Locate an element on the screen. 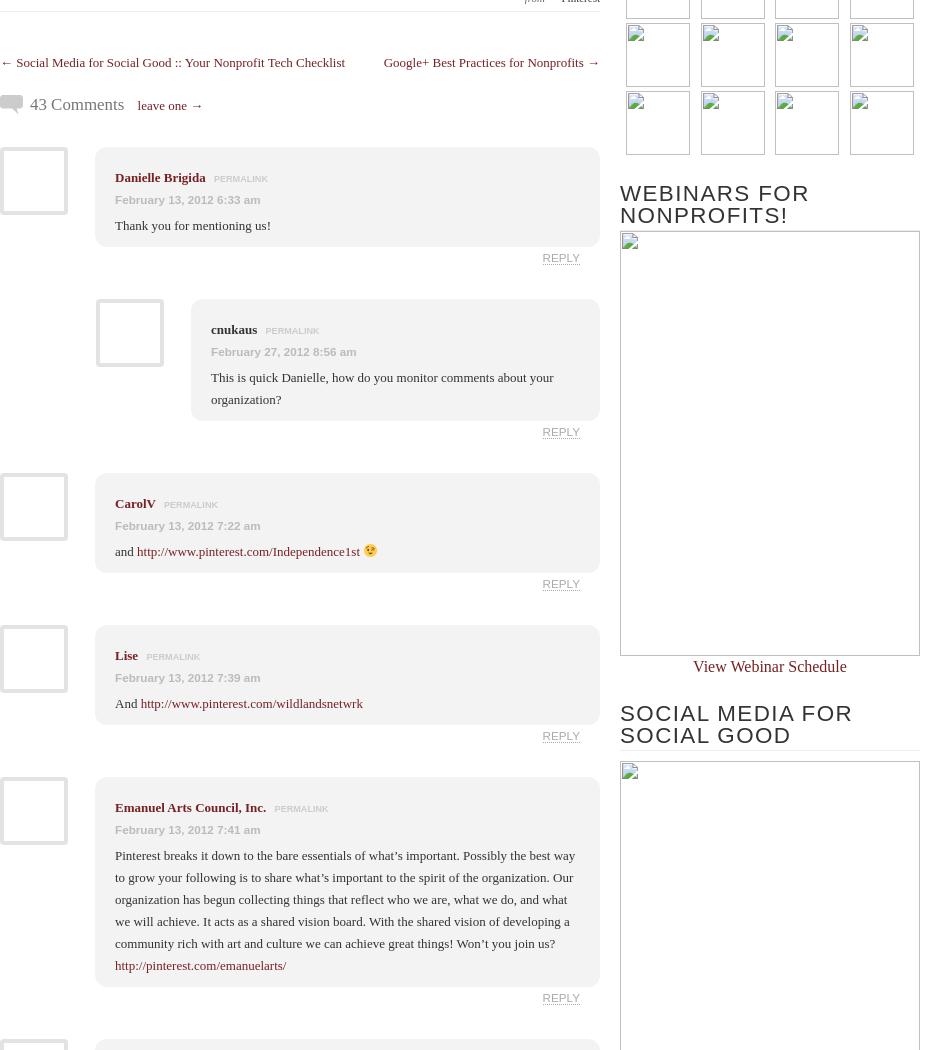  'http://www.pinterest.com/Independence1st' is located at coordinates (136, 550).